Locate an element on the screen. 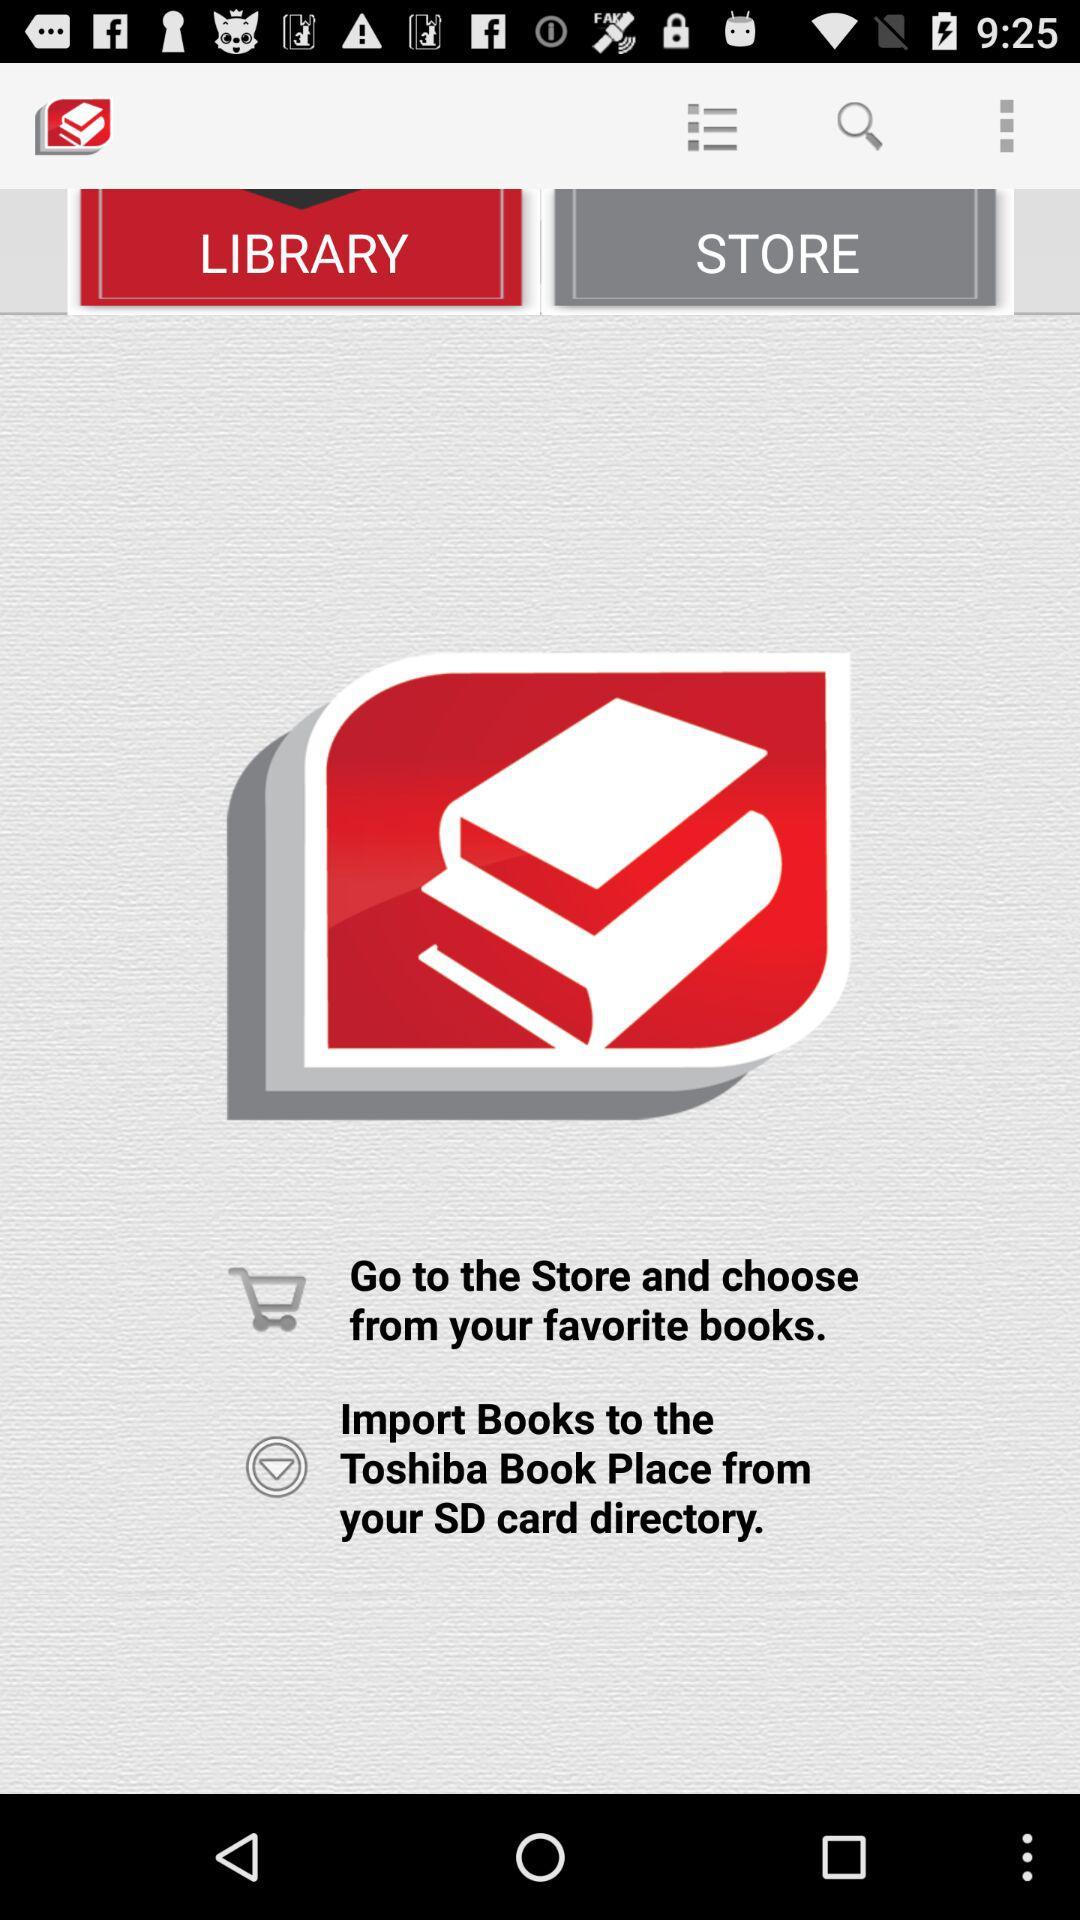 The height and width of the screenshot is (1920, 1080). icon above the store is located at coordinates (711, 124).